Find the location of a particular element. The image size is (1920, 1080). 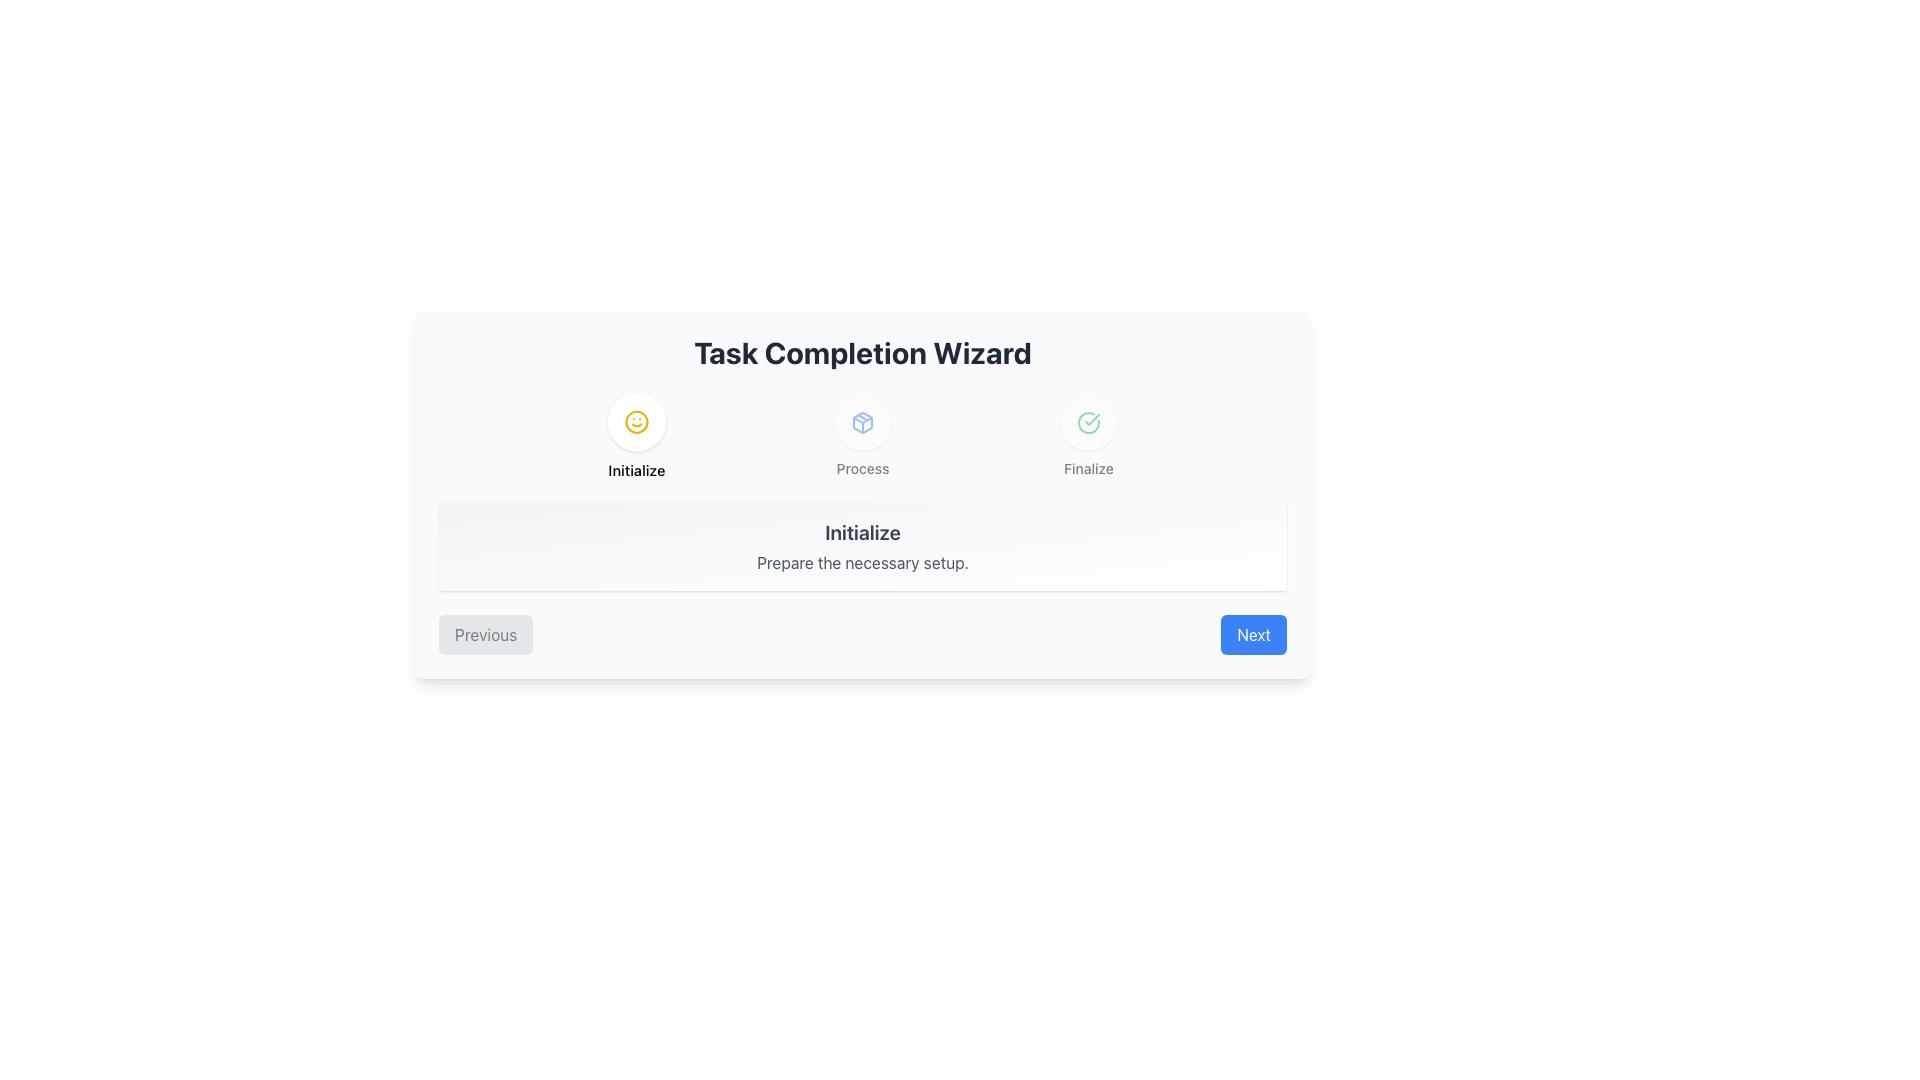

the text label that reads 'Task Completion Wizard', which is centrally aligned at the top of the card section is located at coordinates (863, 352).